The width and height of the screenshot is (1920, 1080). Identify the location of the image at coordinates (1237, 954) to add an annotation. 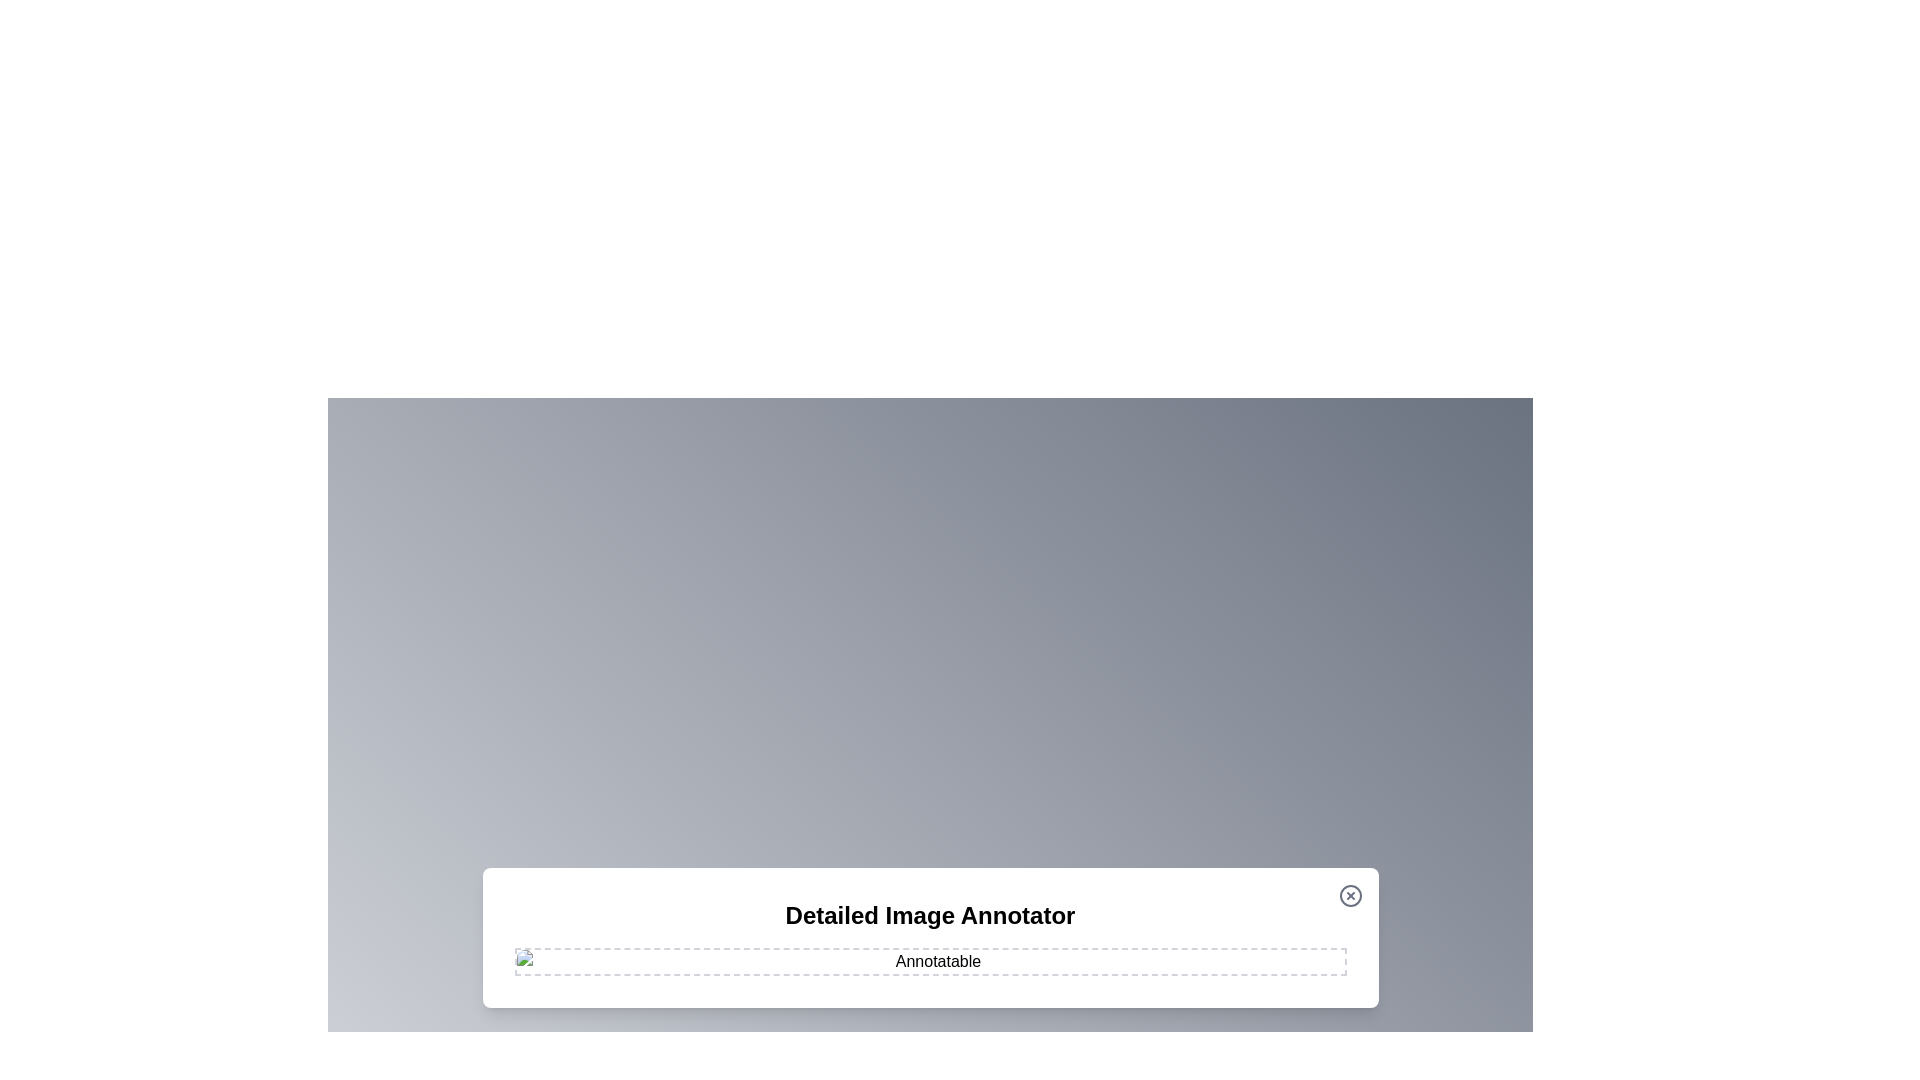
(1236, 952).